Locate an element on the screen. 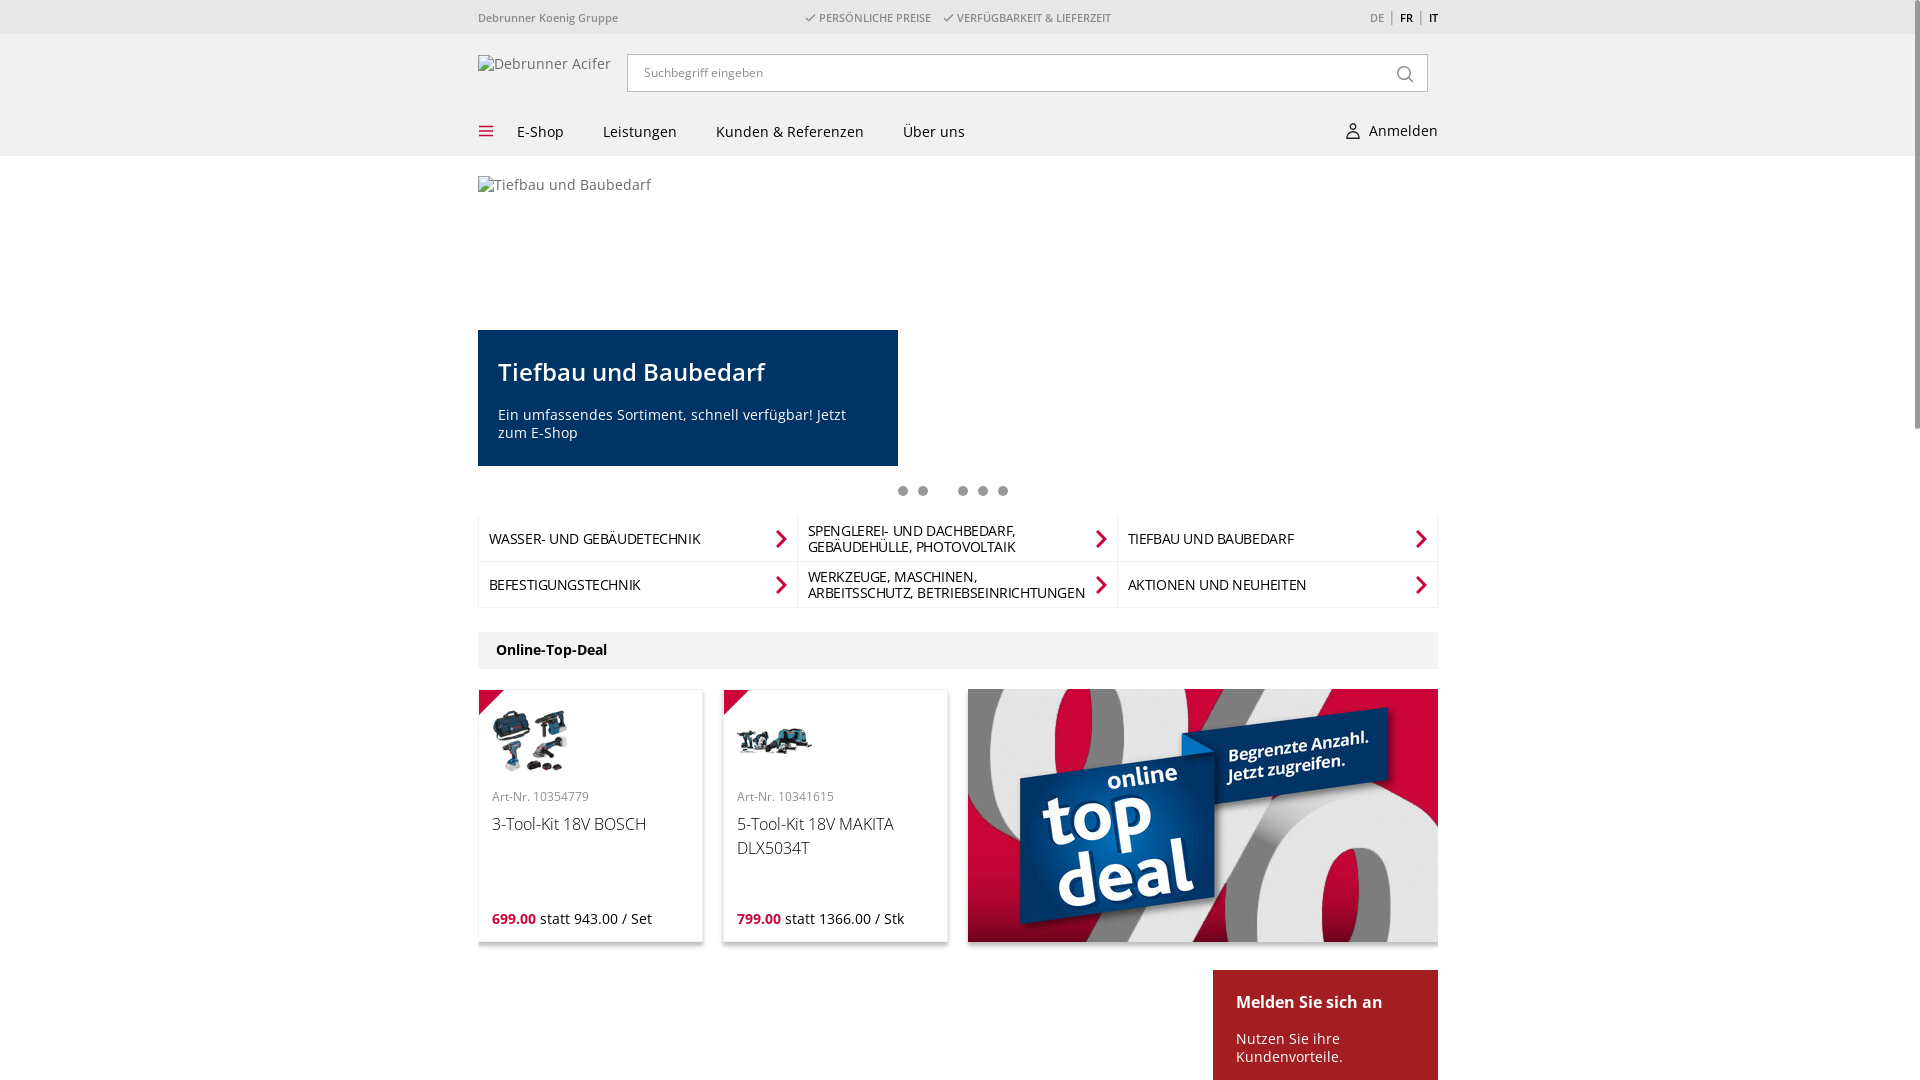  'Kunden & Referenzen' is located at coordinates (789, 131).